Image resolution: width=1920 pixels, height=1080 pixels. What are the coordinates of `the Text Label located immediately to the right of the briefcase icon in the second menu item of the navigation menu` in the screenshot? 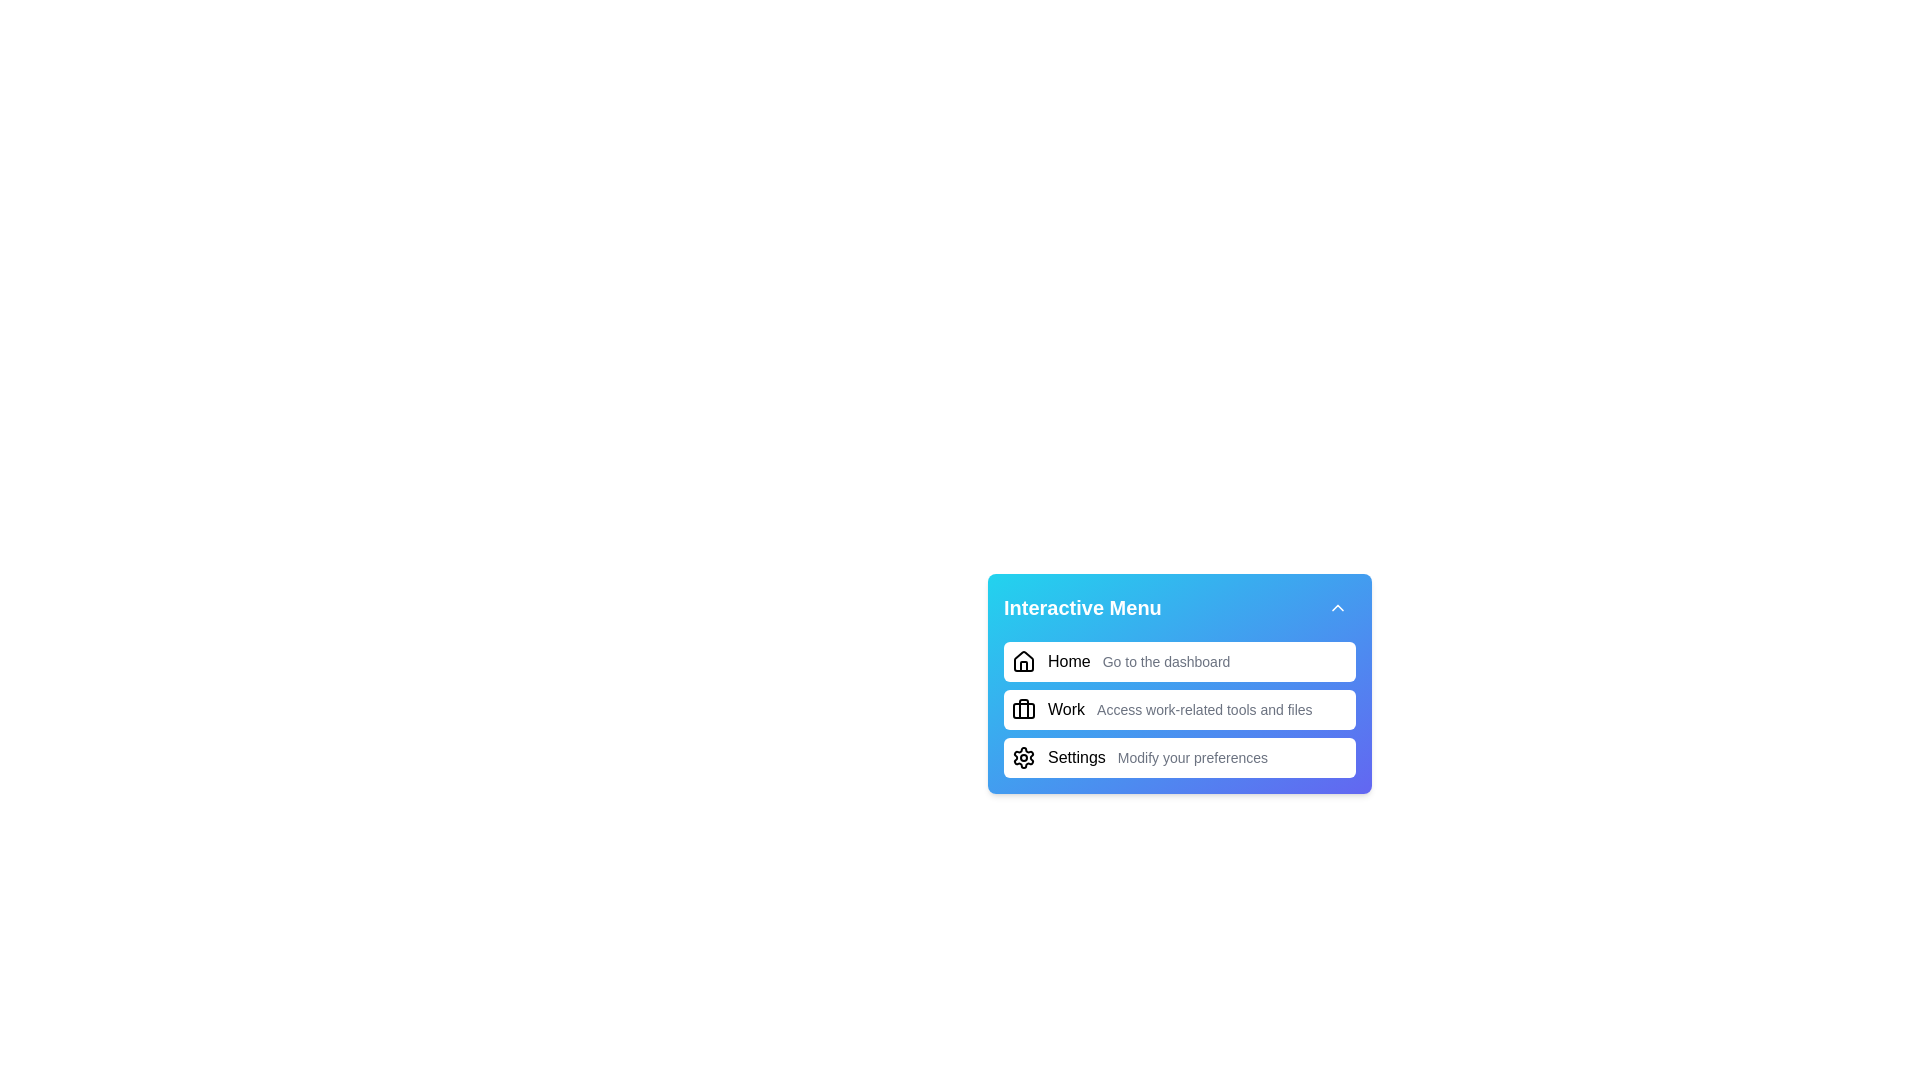 It's located at (1065, 708).